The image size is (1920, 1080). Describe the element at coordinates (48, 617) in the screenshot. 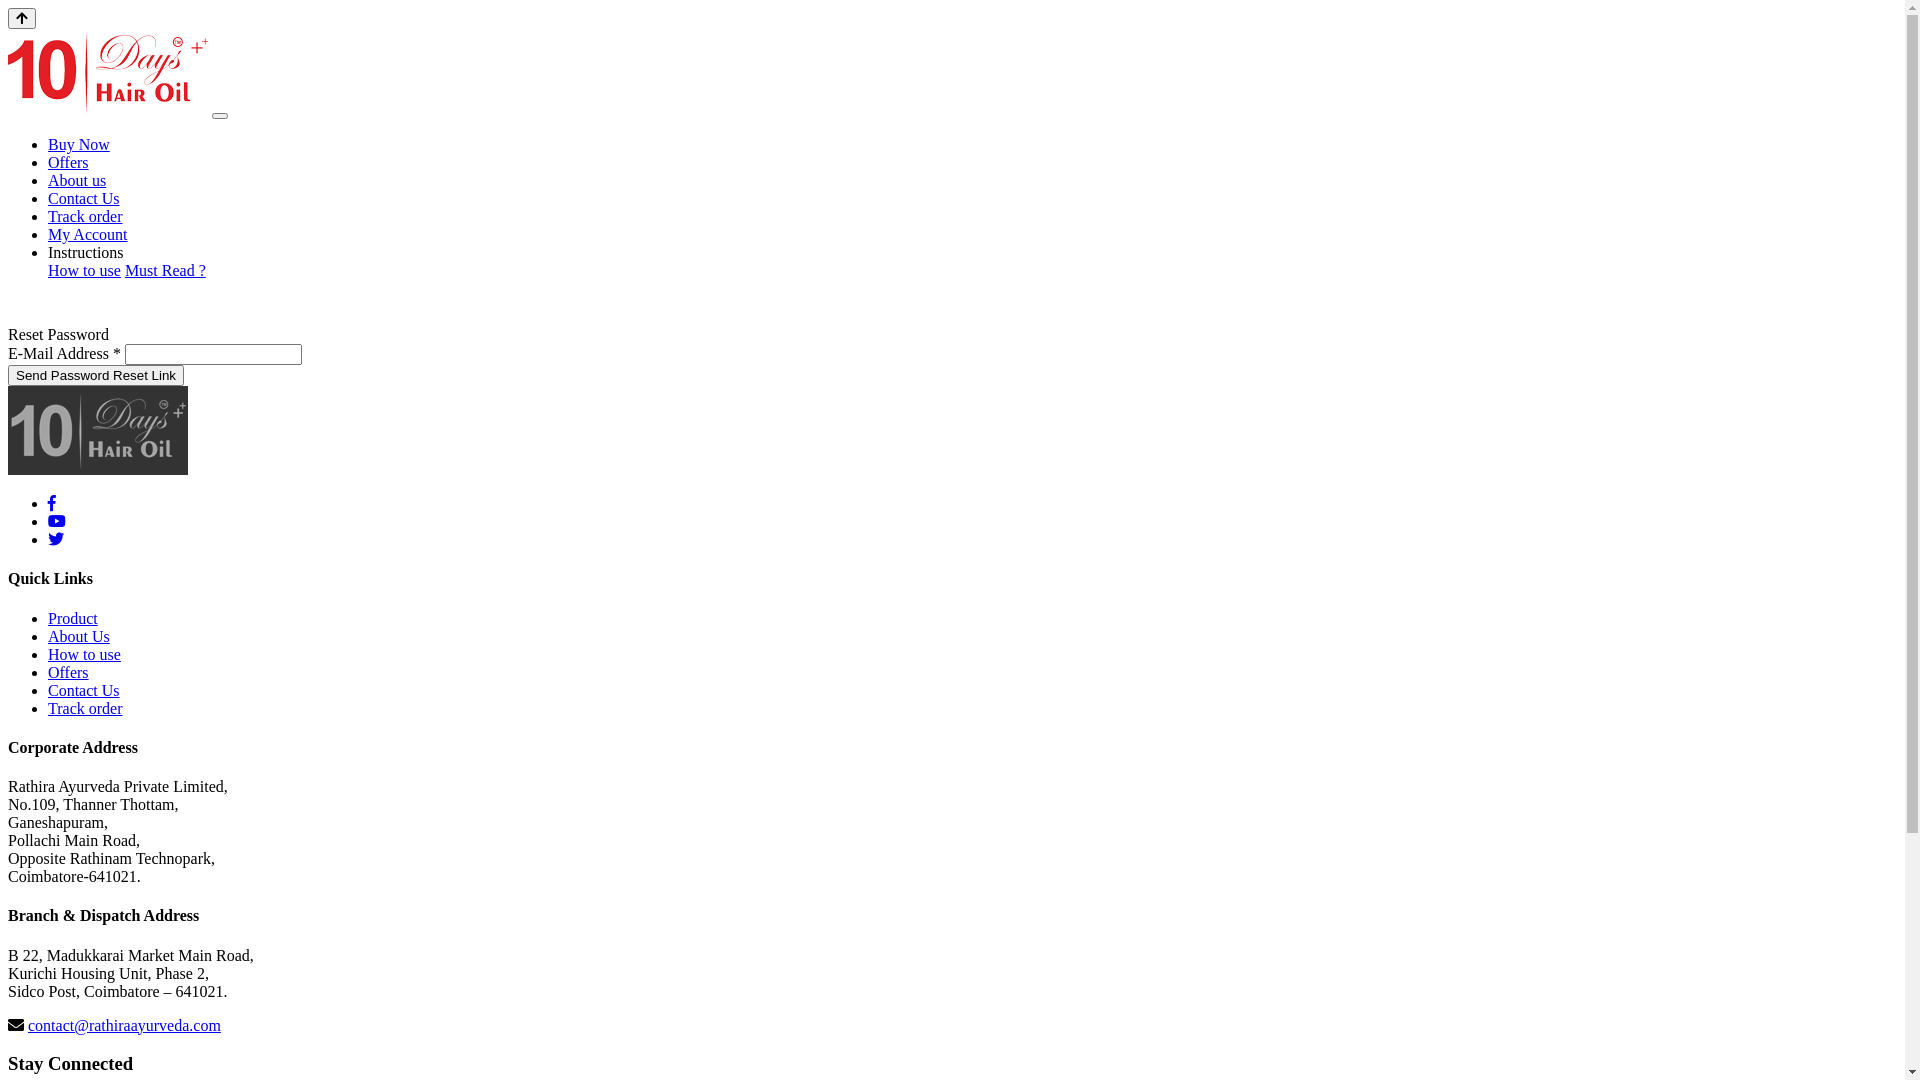

I see `'Product'` at that location.